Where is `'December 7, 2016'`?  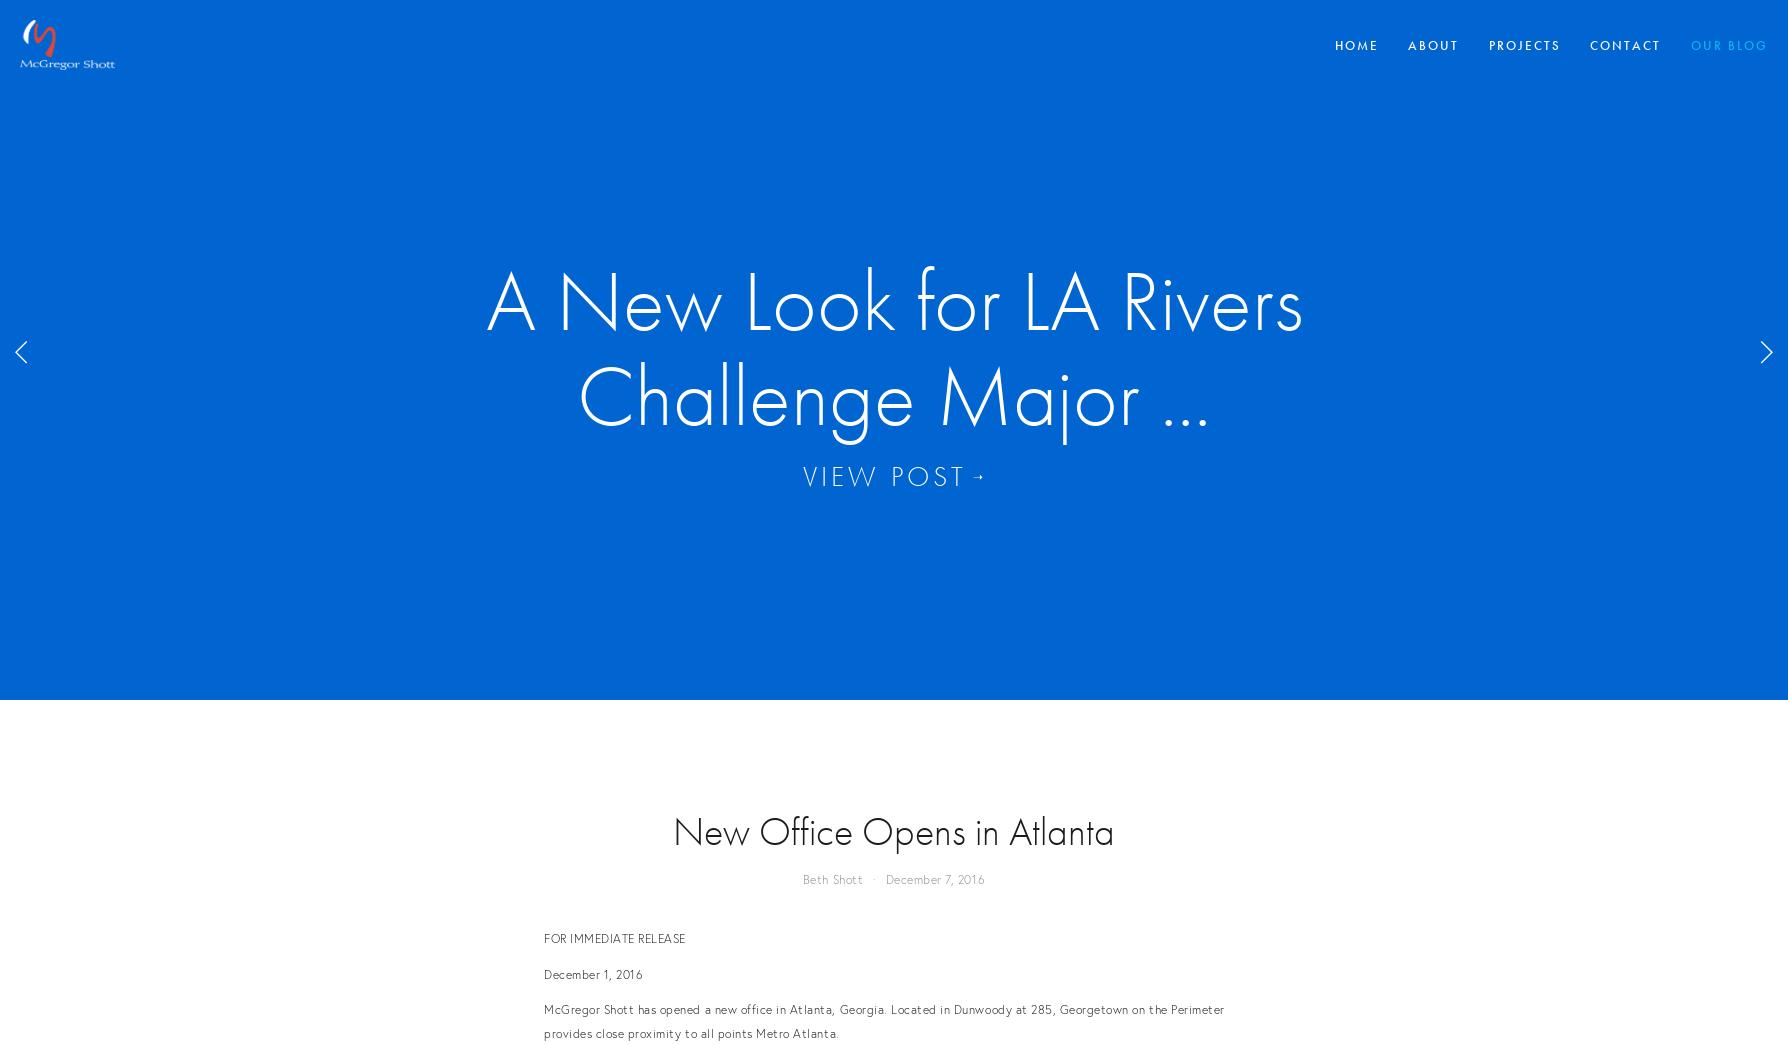
'December 7, 2016' is located at coordinates (934, 879).